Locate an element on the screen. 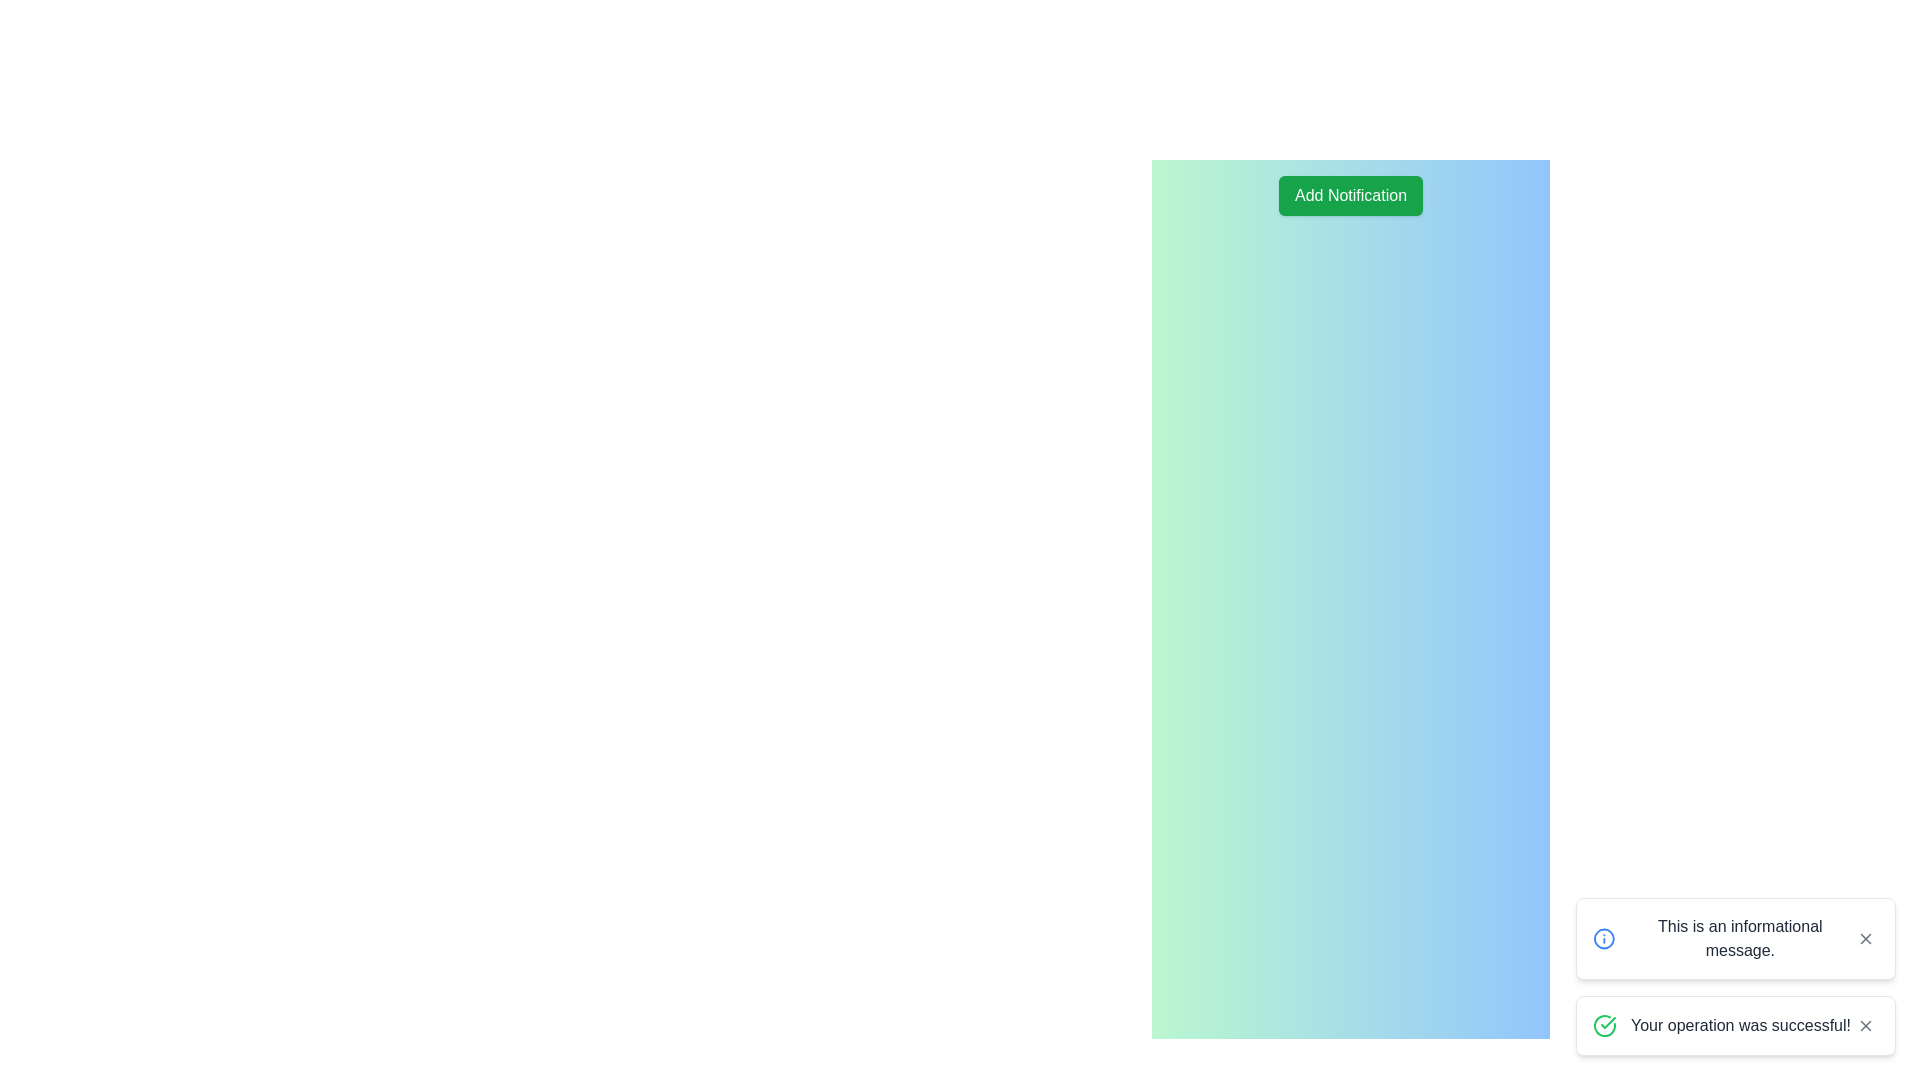 Image resolution: width=1920 pixels, height=1080 pixels. the success notification message located in the bottom-right corner of the interface, which is the second notification in a vertically-stacked list of two notifications is located at coordinates (1735, 1026).